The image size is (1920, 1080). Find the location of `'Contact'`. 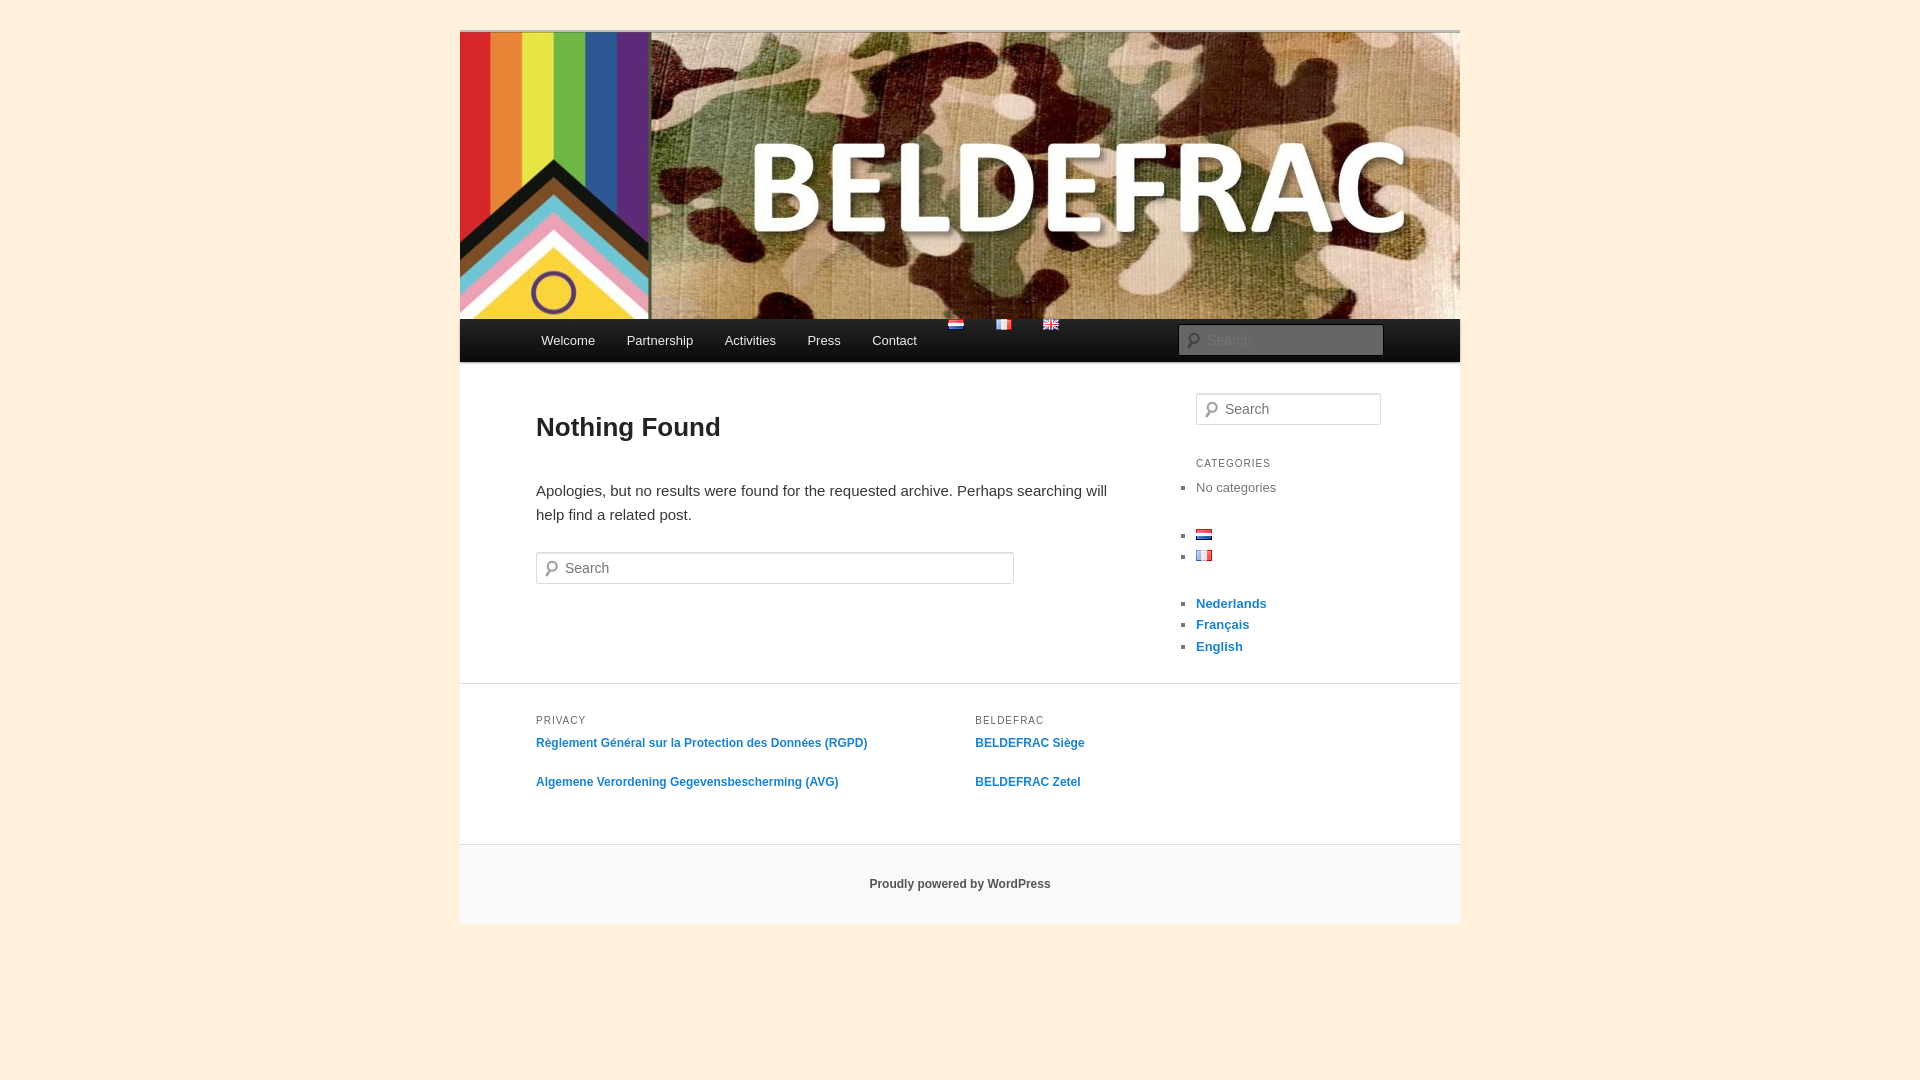

'Contact' is located at coordinates (892, 339).